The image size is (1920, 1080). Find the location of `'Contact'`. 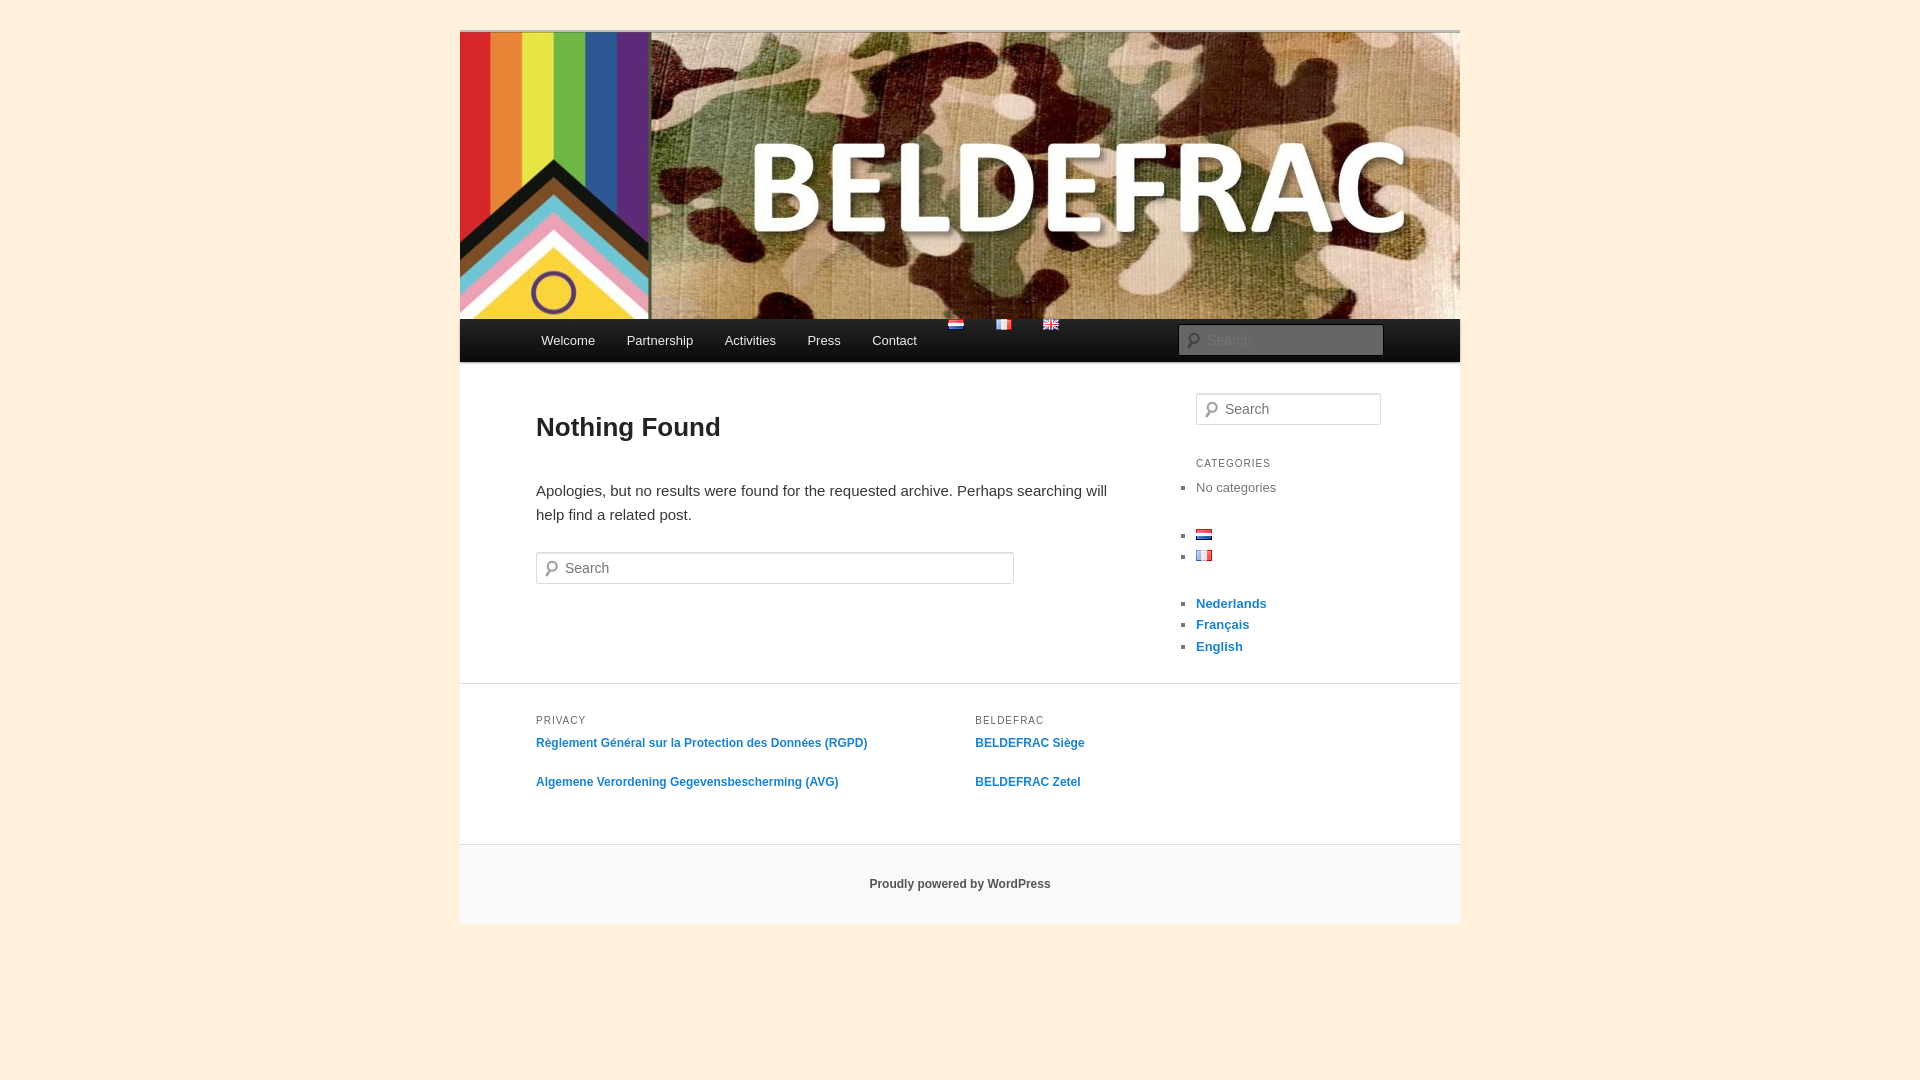

'Contact' is located at coordinates (892, 339).